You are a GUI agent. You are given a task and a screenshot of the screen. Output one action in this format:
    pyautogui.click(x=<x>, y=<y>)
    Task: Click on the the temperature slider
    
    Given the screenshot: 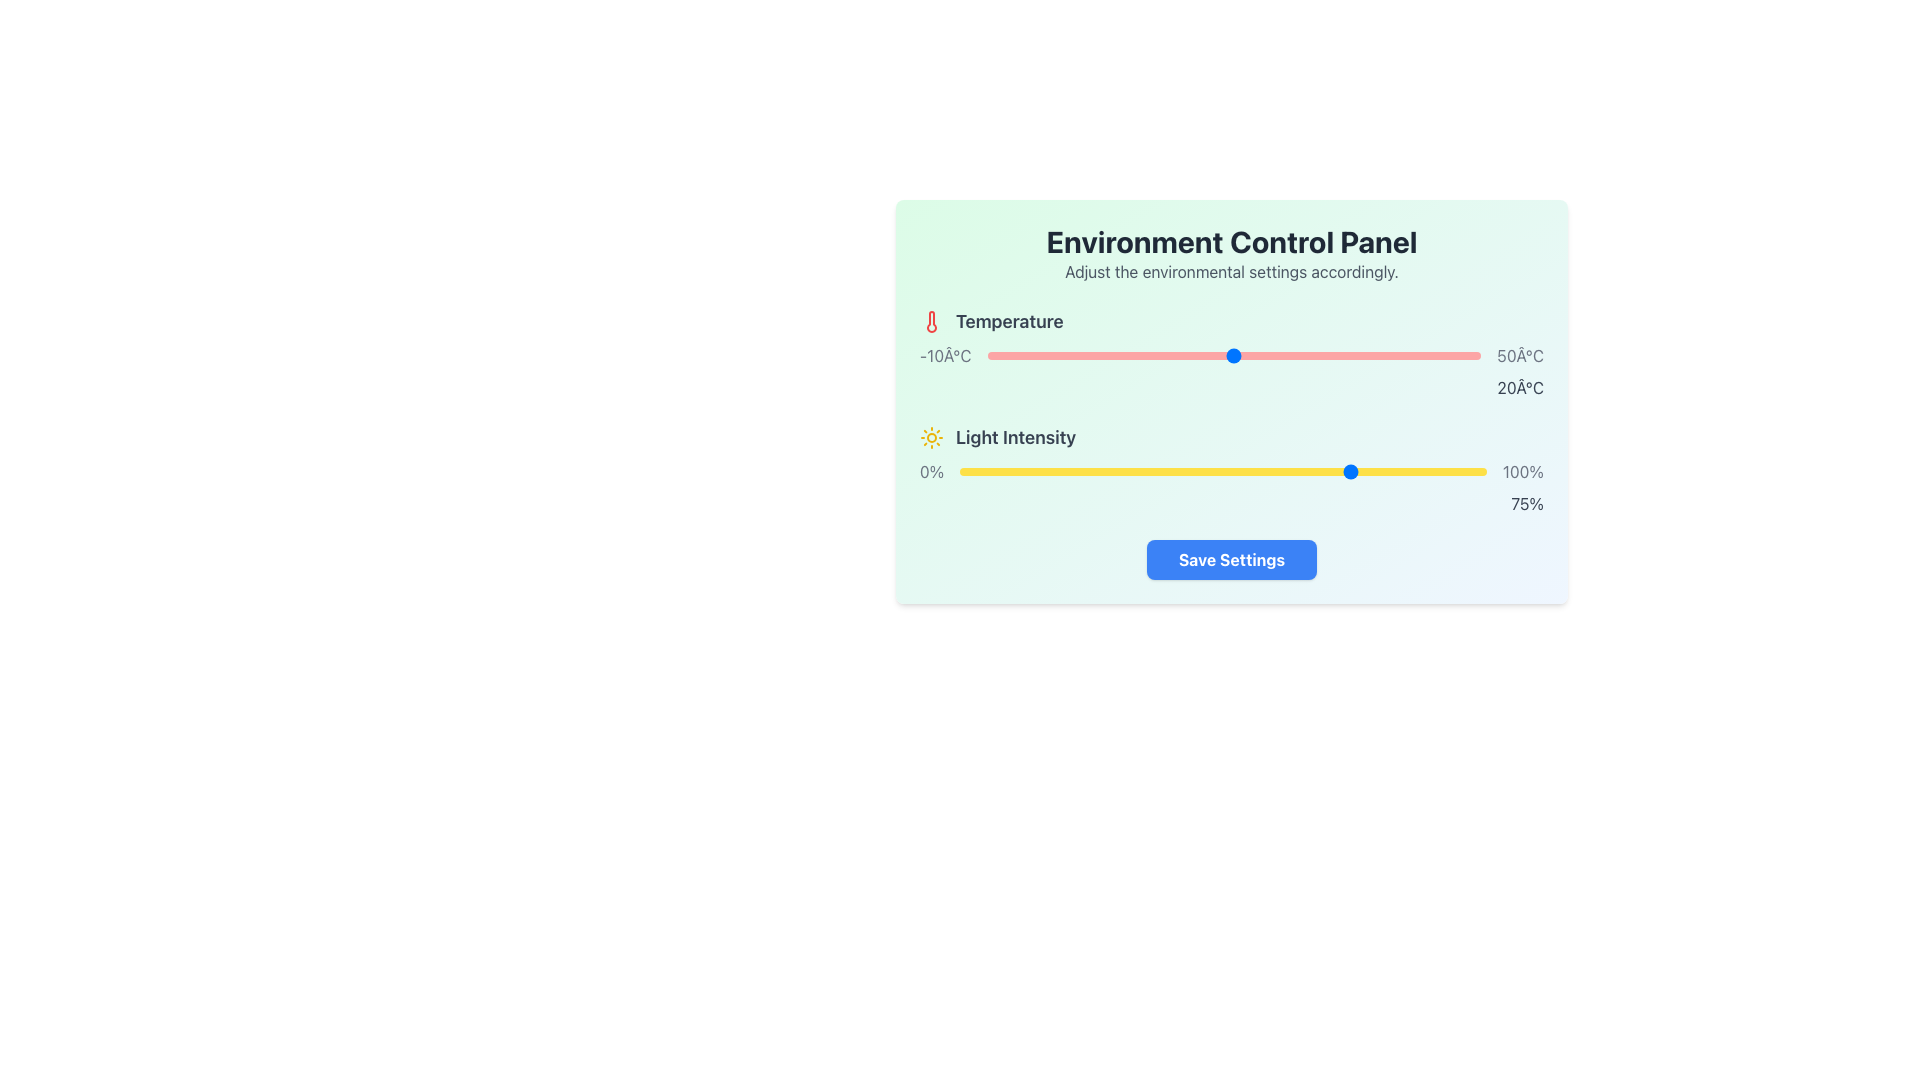 What is the action you would take?
    pyautogui.click(x=1324, y=354)
    